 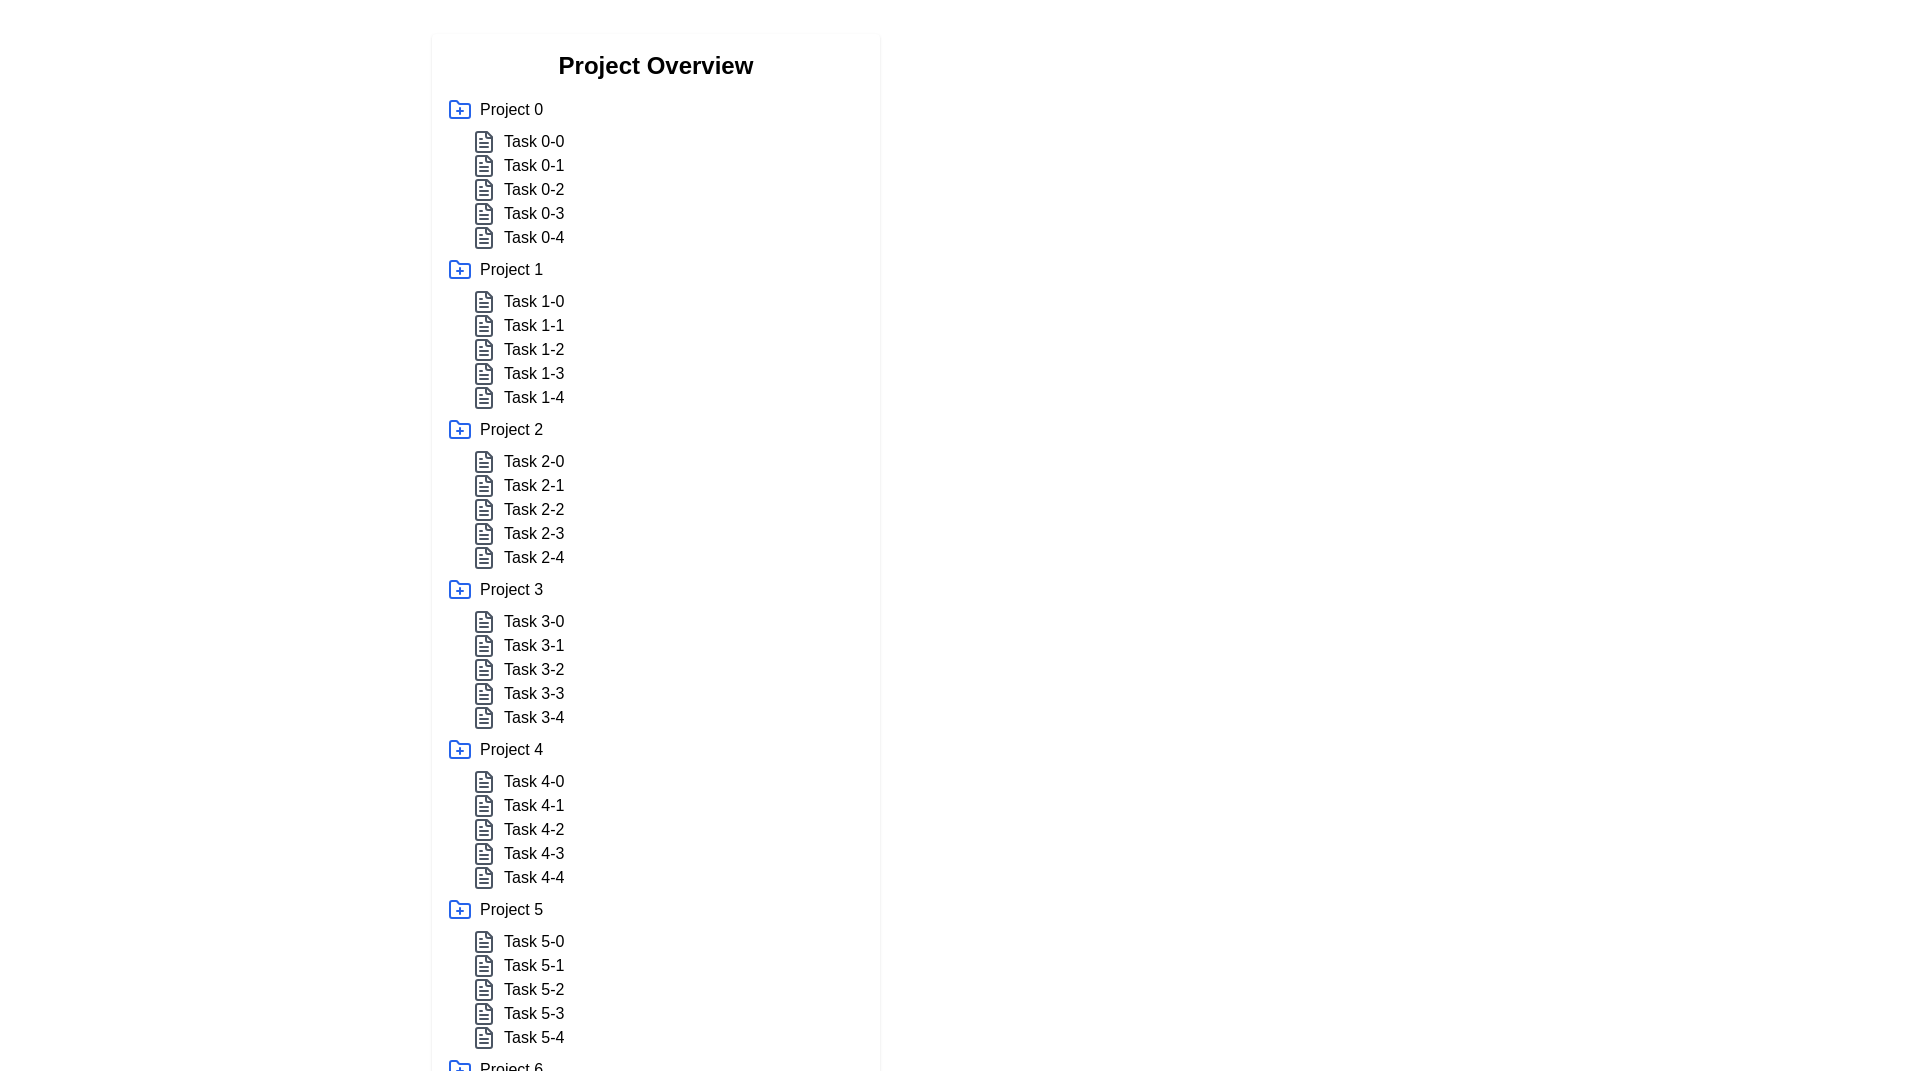 What do you see at coordinates (484, 716) in the screenshot?
I see `the document icon located to the left of the text label 'Task 3-4' in the 'Project 3' section to interact with it` at bounding box center [484, 716].